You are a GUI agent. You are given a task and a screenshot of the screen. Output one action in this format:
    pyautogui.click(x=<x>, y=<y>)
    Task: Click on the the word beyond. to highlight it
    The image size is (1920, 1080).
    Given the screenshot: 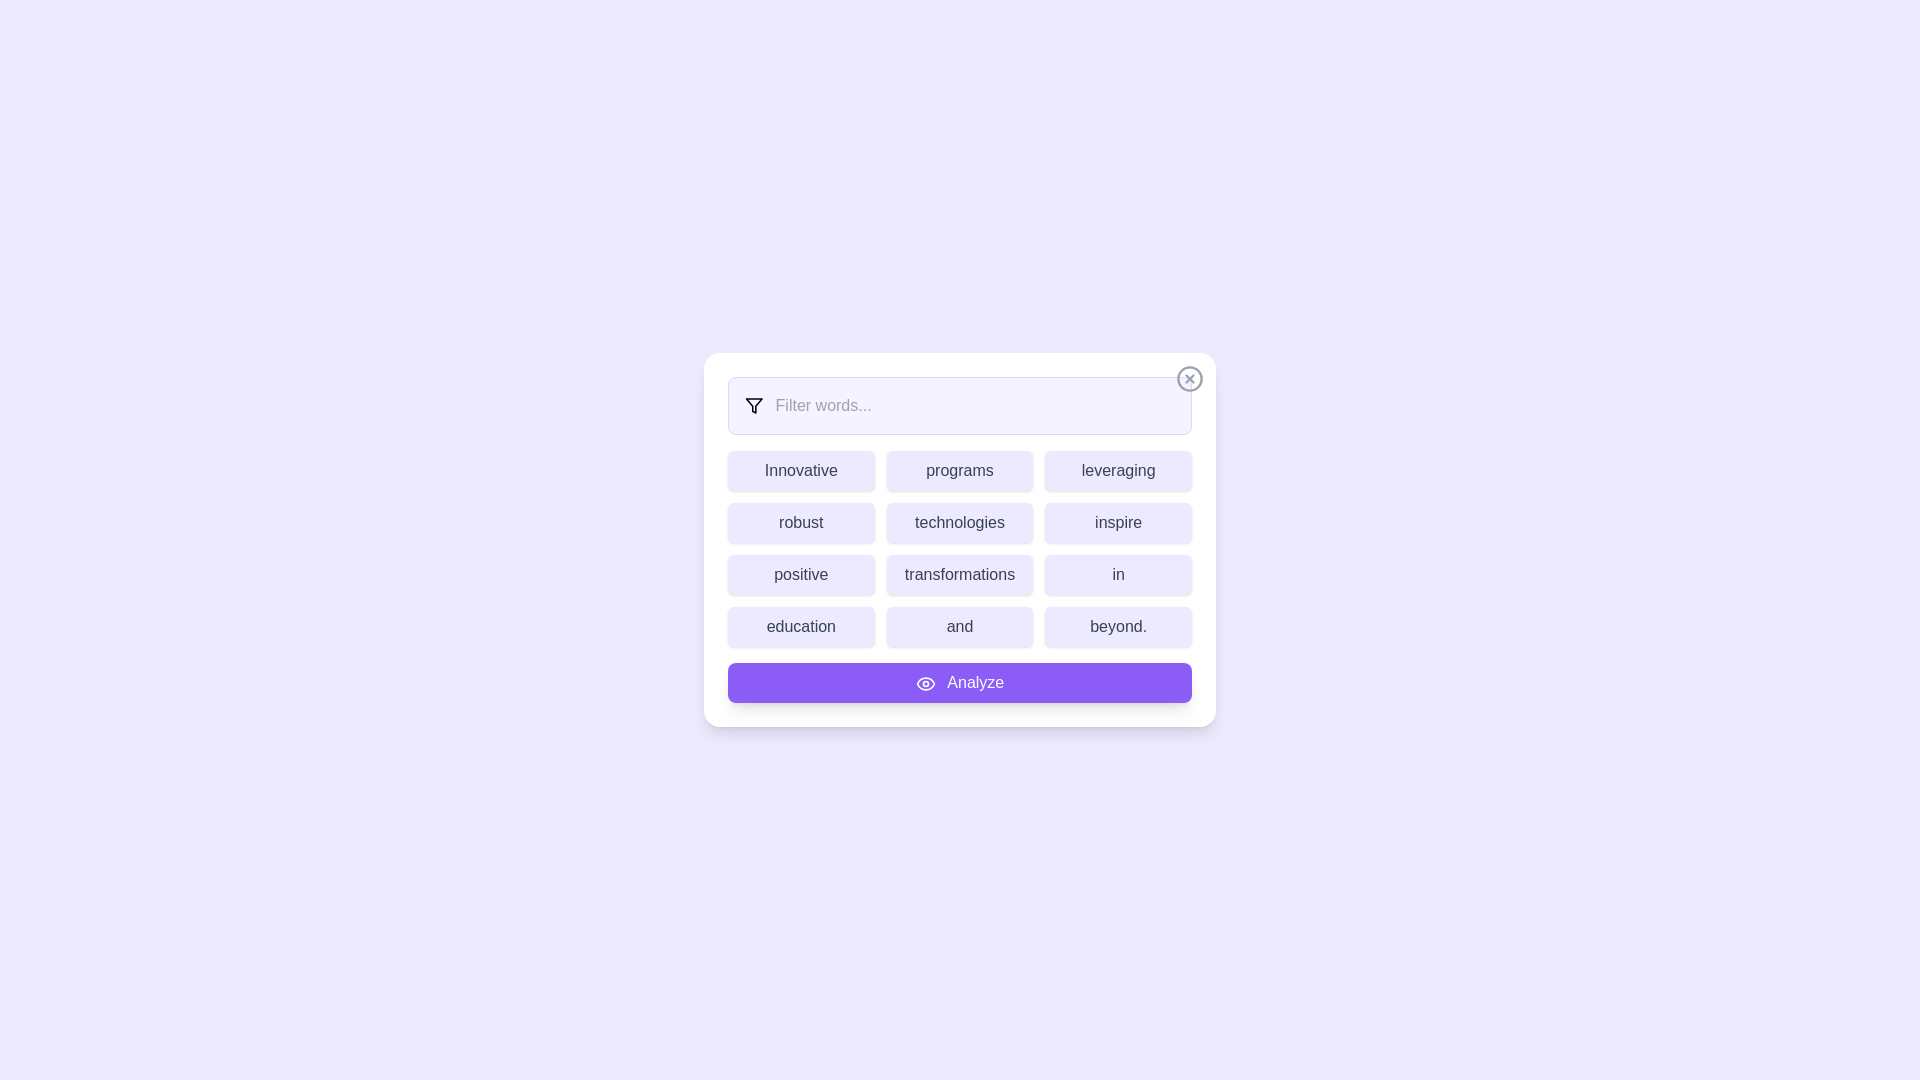 What is the action you would take?
    pyautogui.click(x=1117, y=626)
    